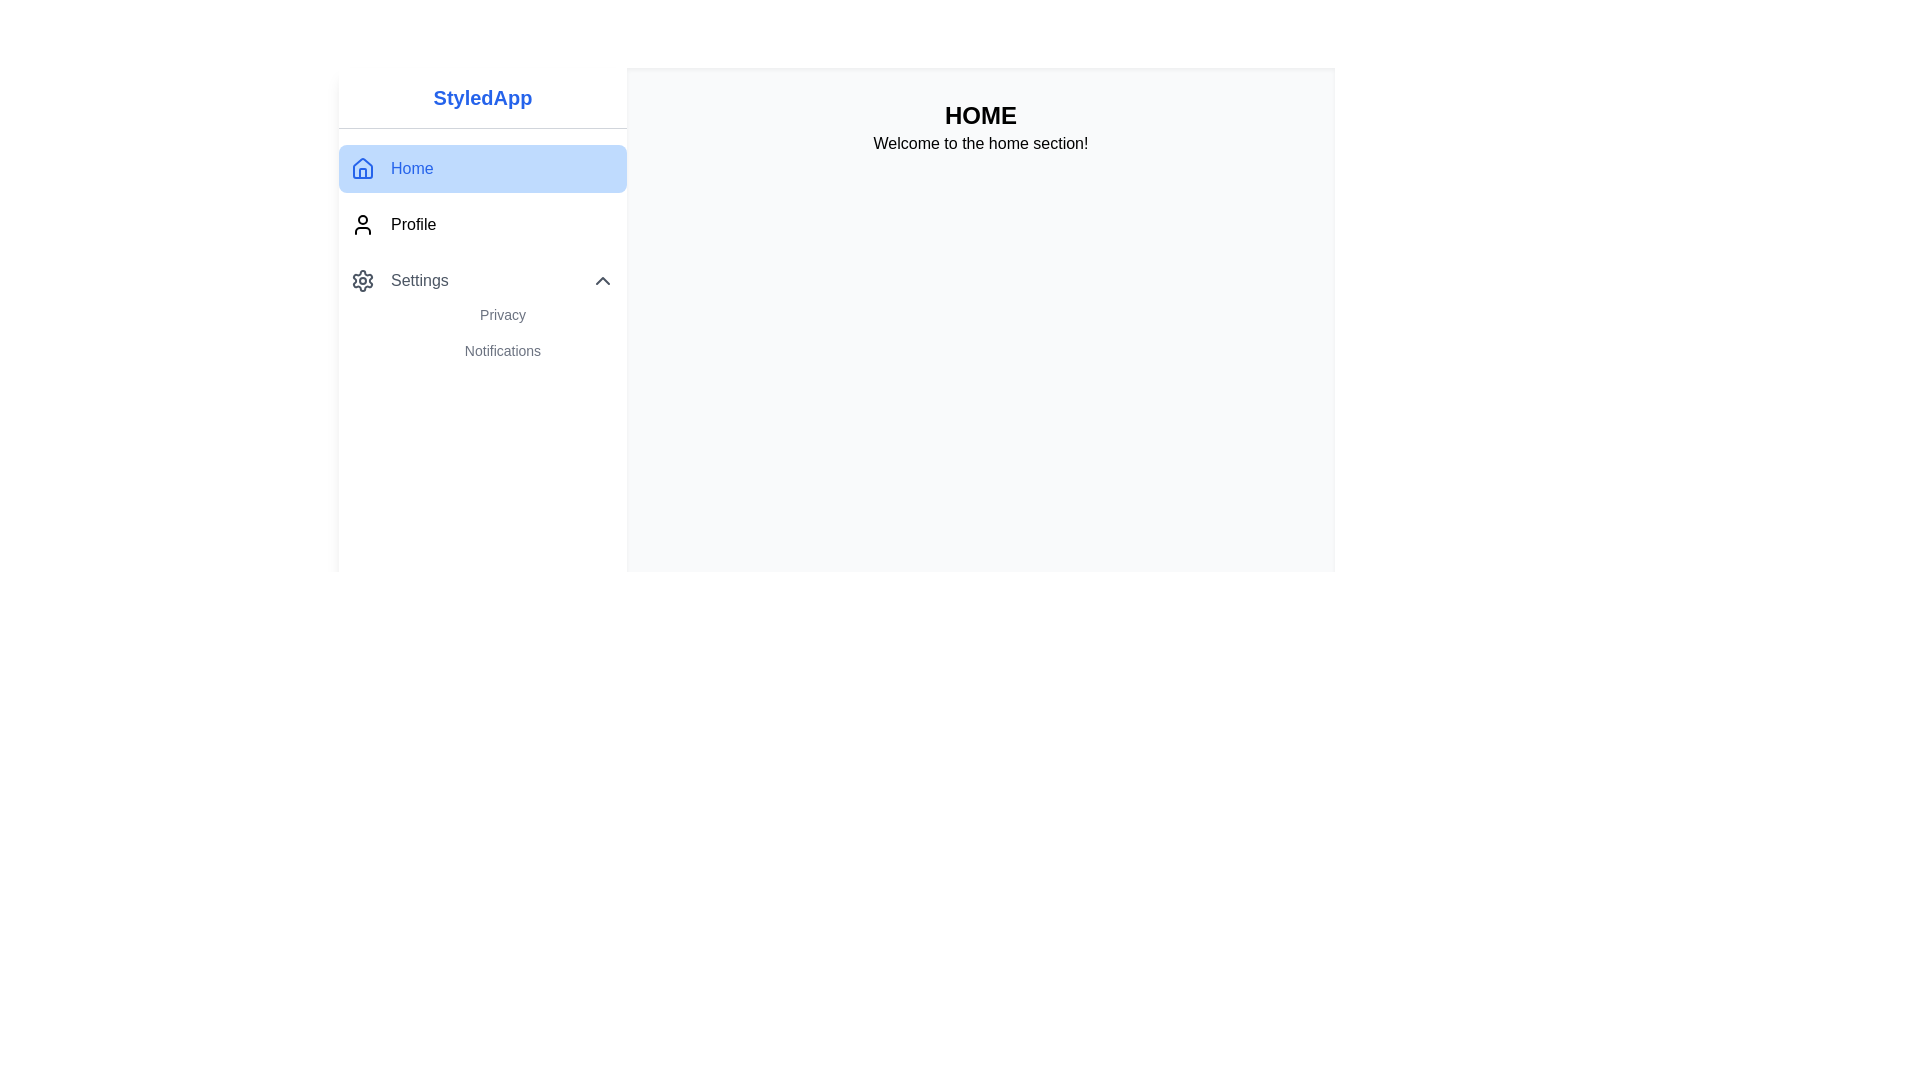 Image resolution: width=1920 pixels, height=1080 pixels. Describe the element at coordinates (363, 281) in the screenshot. I see `the settings icon located on the vertical navigation sidebar next to the 'Settings' label, which is the third option` at that location.